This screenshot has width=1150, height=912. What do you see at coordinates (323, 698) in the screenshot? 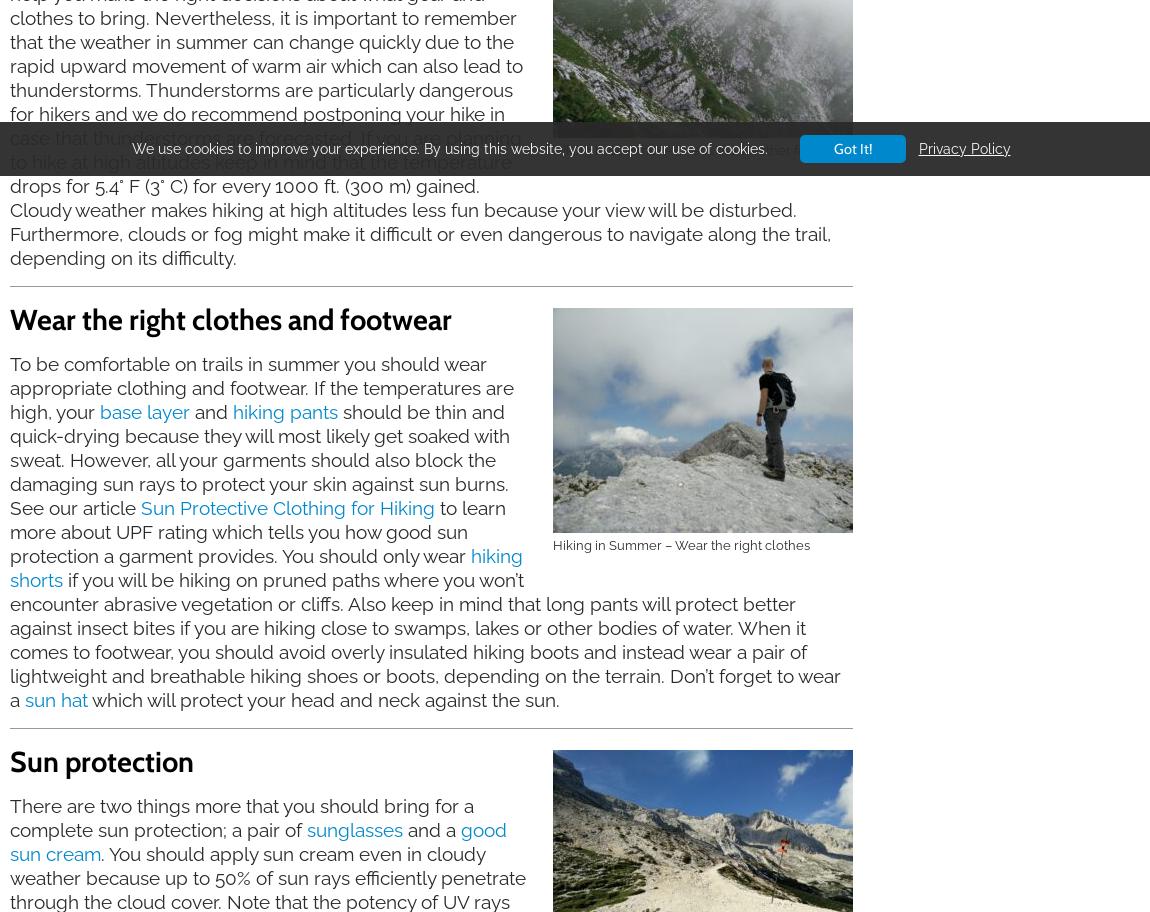
I see `'which will protect your head and neck against the sun.'` at bounding box center [323, 698].